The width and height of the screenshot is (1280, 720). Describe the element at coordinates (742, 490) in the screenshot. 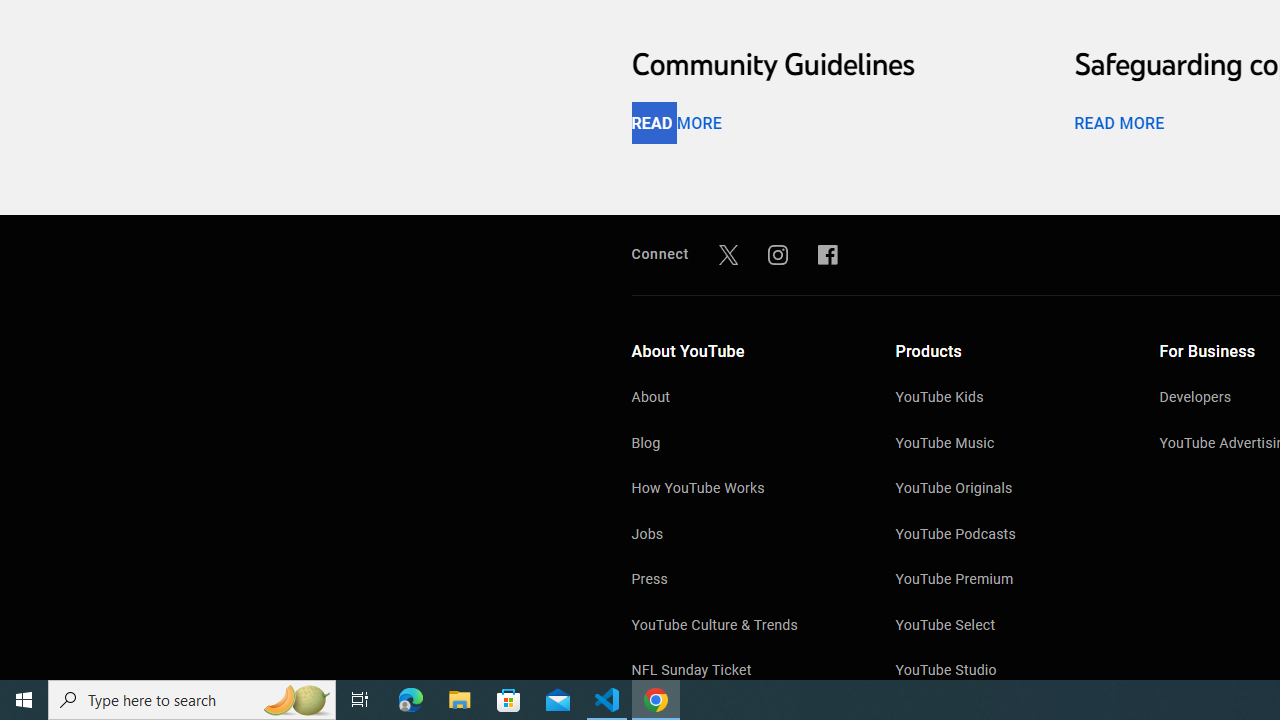

I see `'How YouTube Works'` at that location.